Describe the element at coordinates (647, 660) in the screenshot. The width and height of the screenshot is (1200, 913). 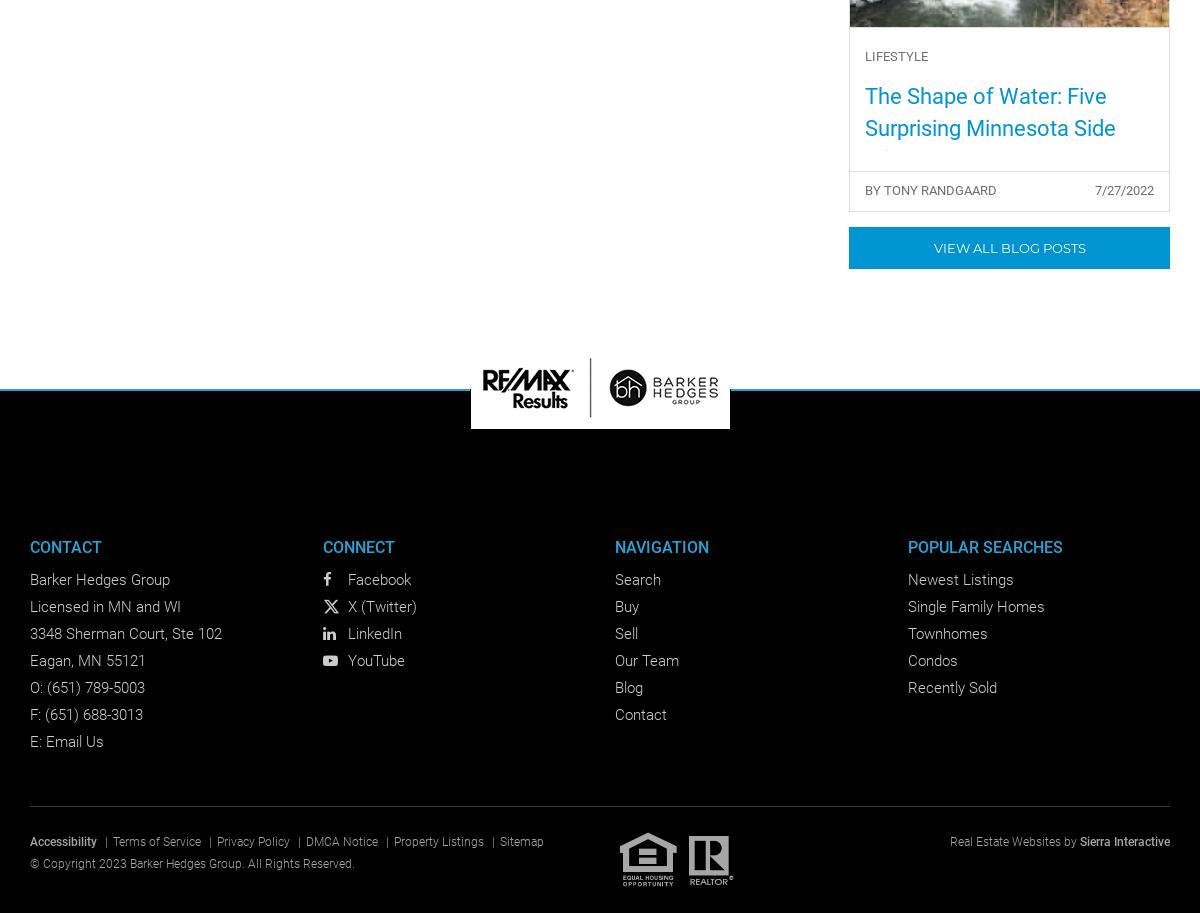
I see `'Our Team'` at that location.